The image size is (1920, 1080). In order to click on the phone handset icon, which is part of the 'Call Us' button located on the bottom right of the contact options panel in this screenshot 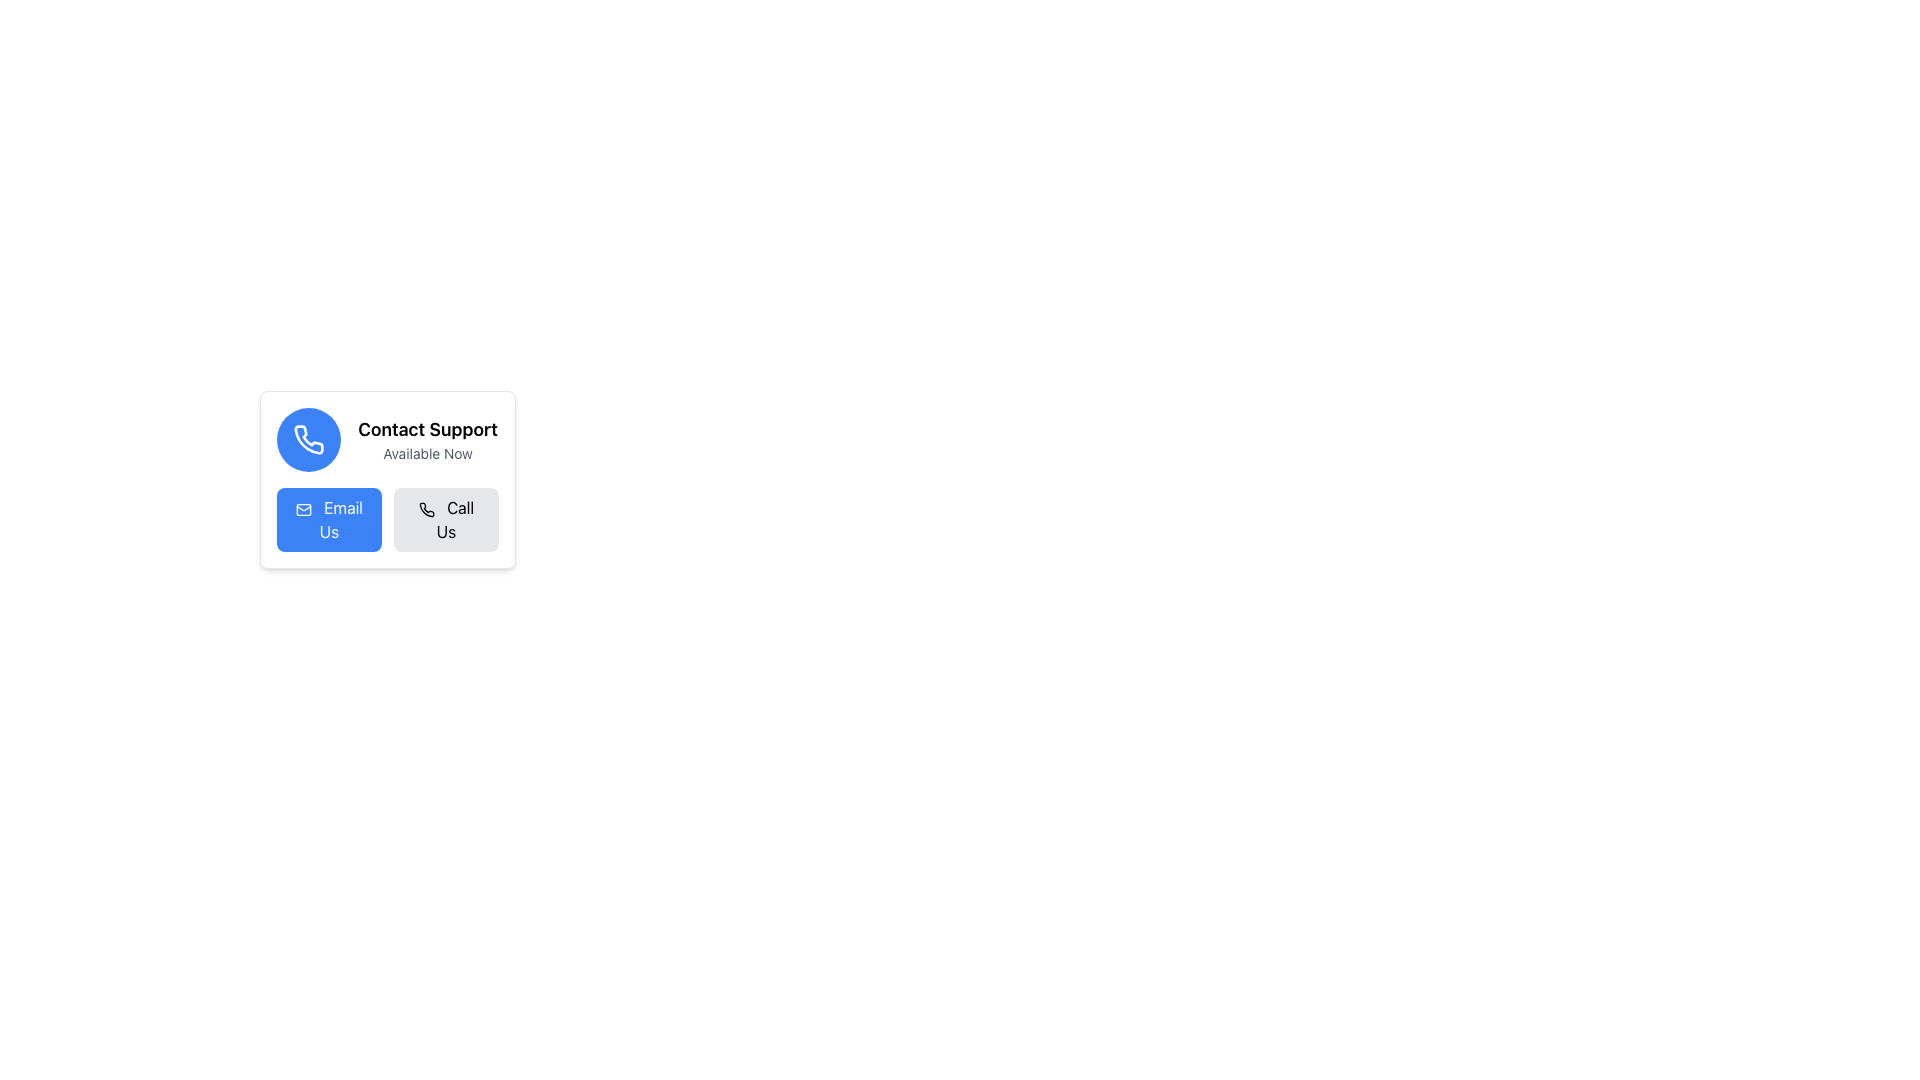, I will do `click(425, 508)`.